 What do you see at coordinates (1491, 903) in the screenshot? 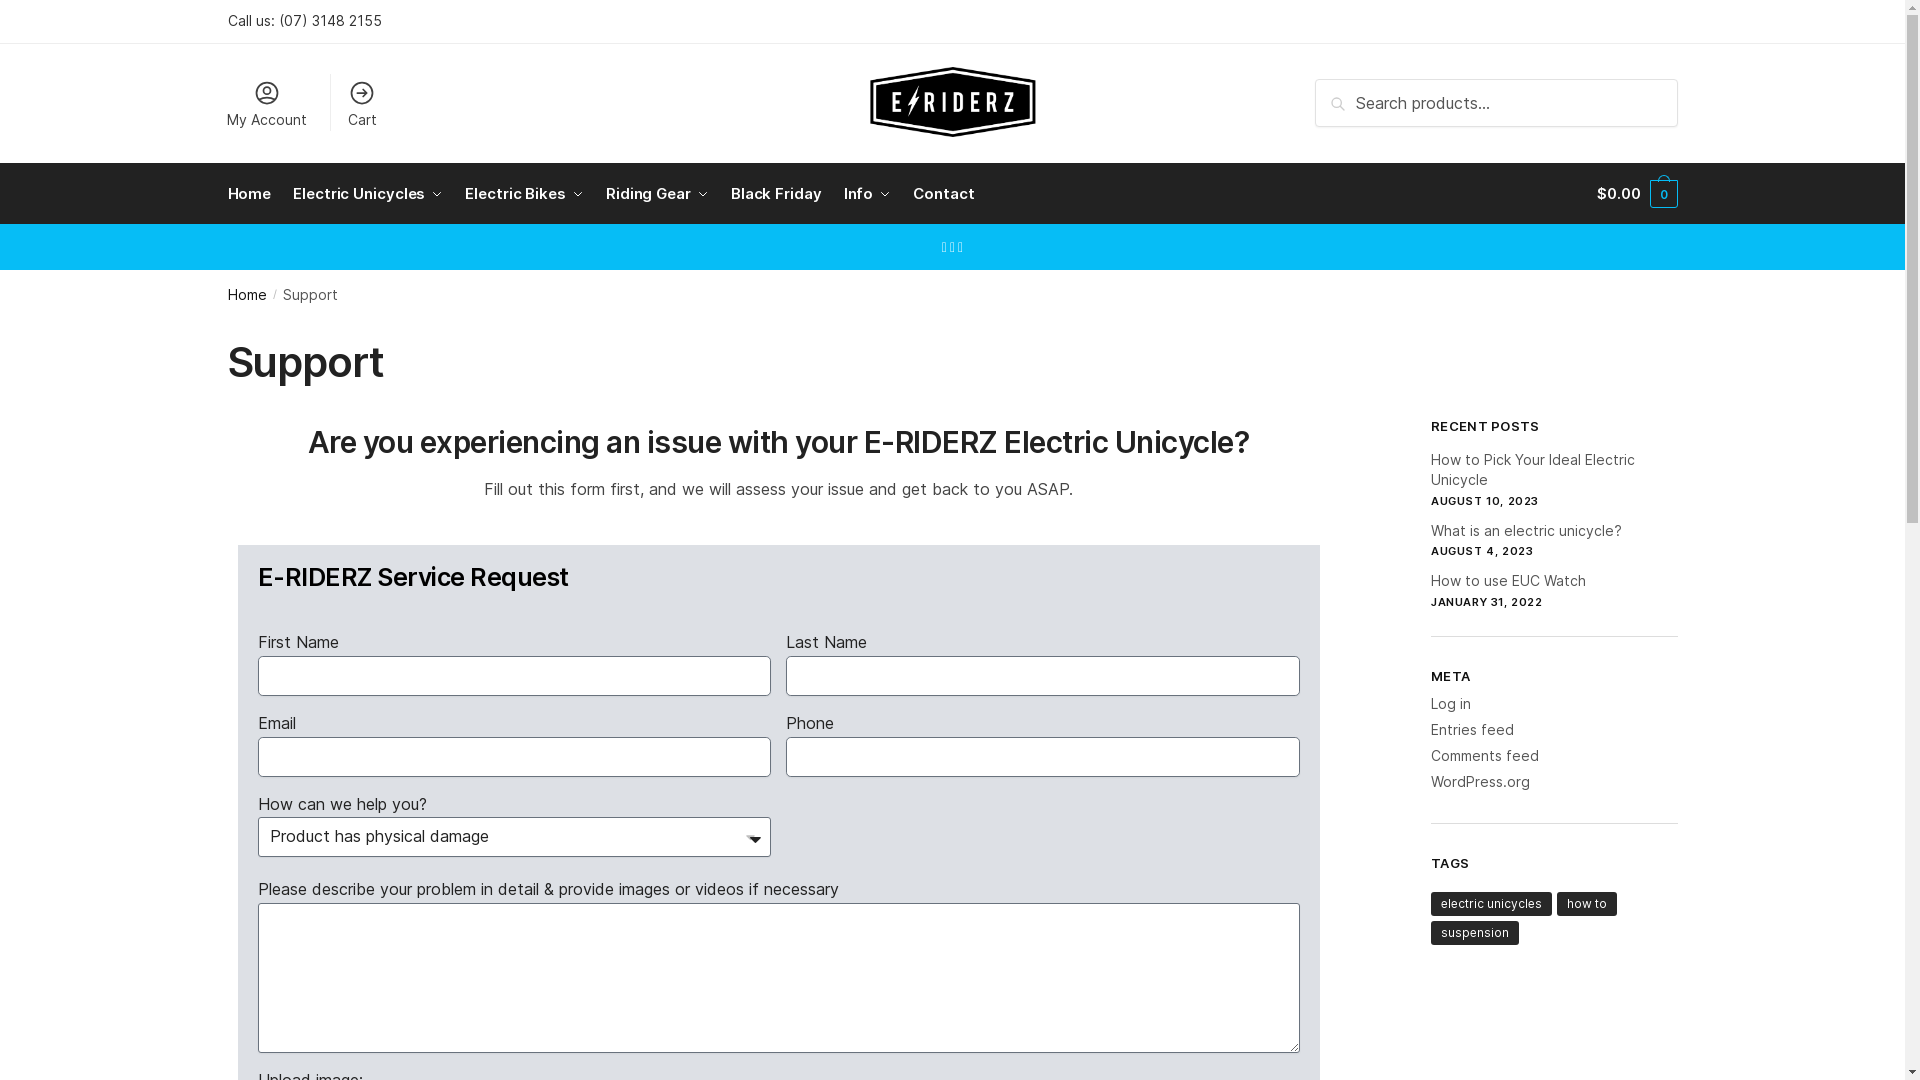
I see `'electric unicycles'` at bounding box center [1491, 903].